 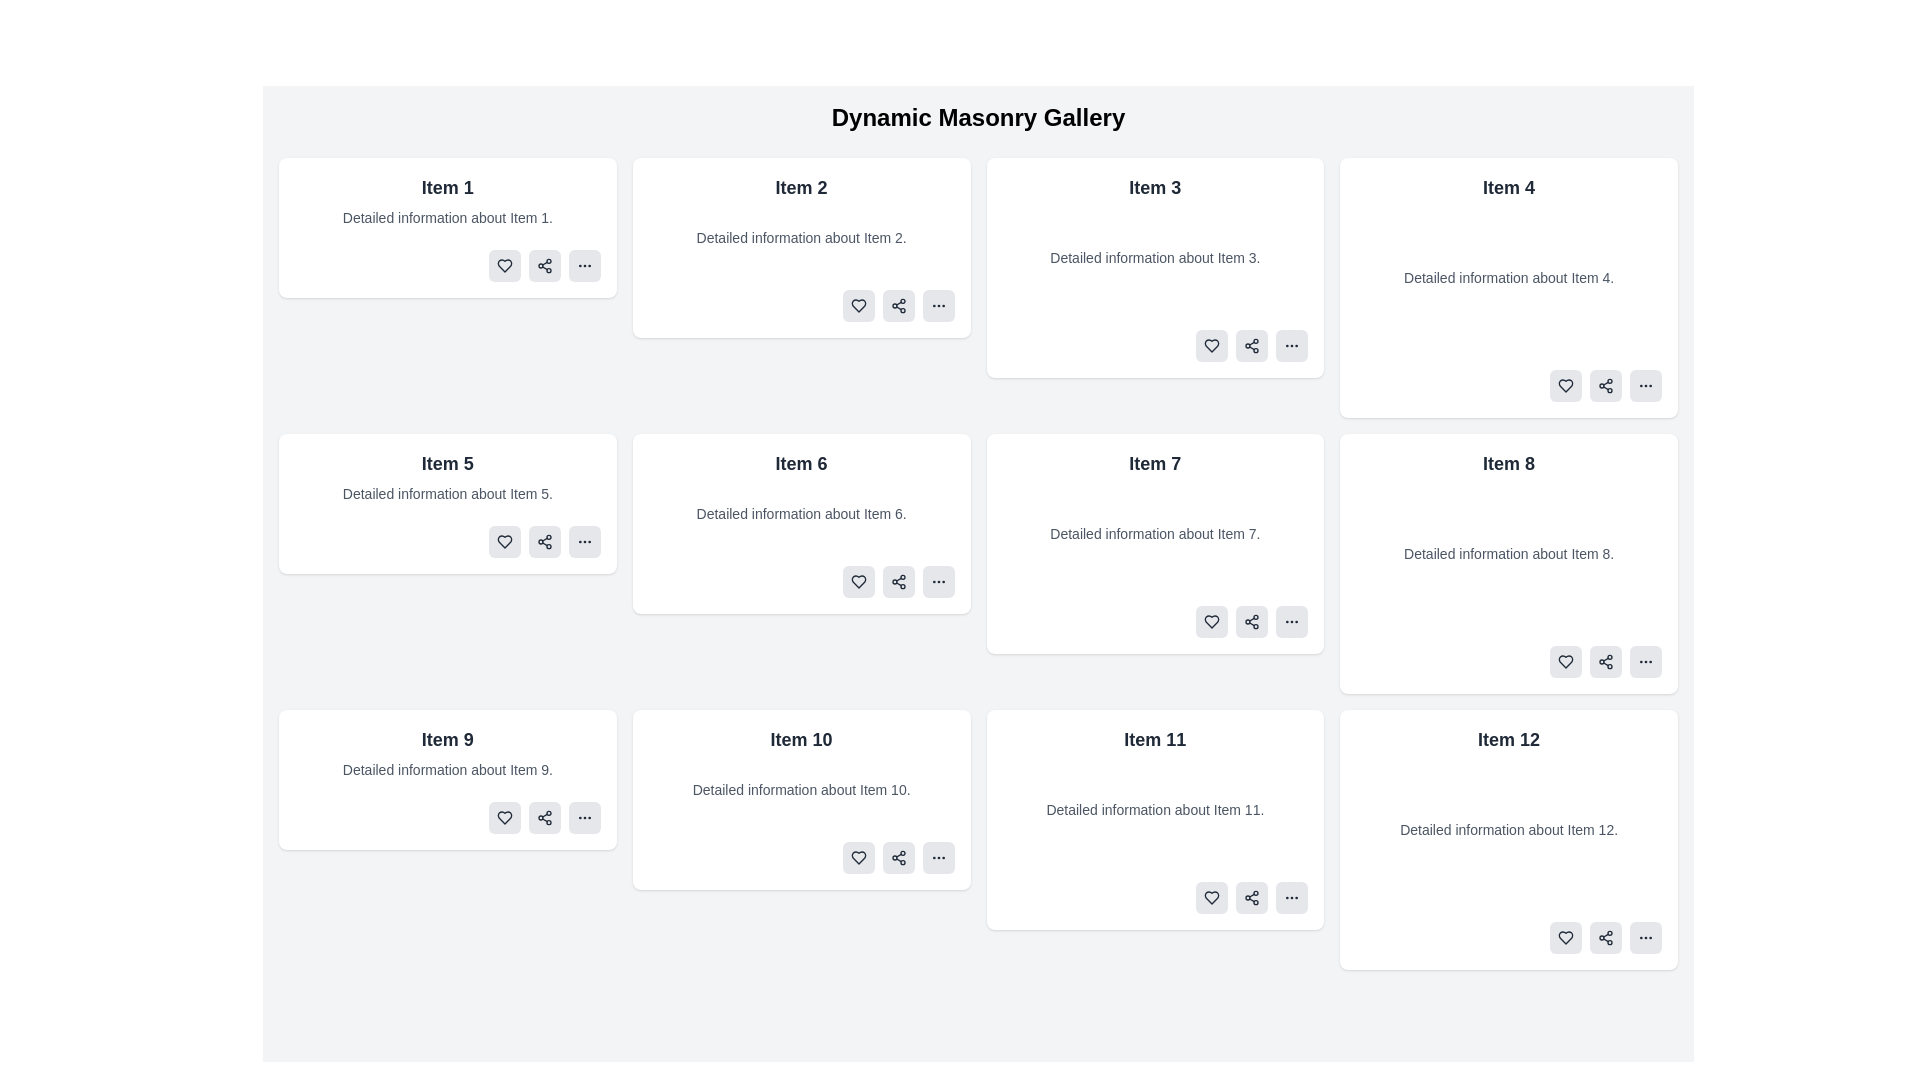 What do you see at coordinates (504, 817) in the screenshot?
I see `the heart-shaped icon button outlined in dark color within the 'Item 9' card` at bounding box center [504, 817].